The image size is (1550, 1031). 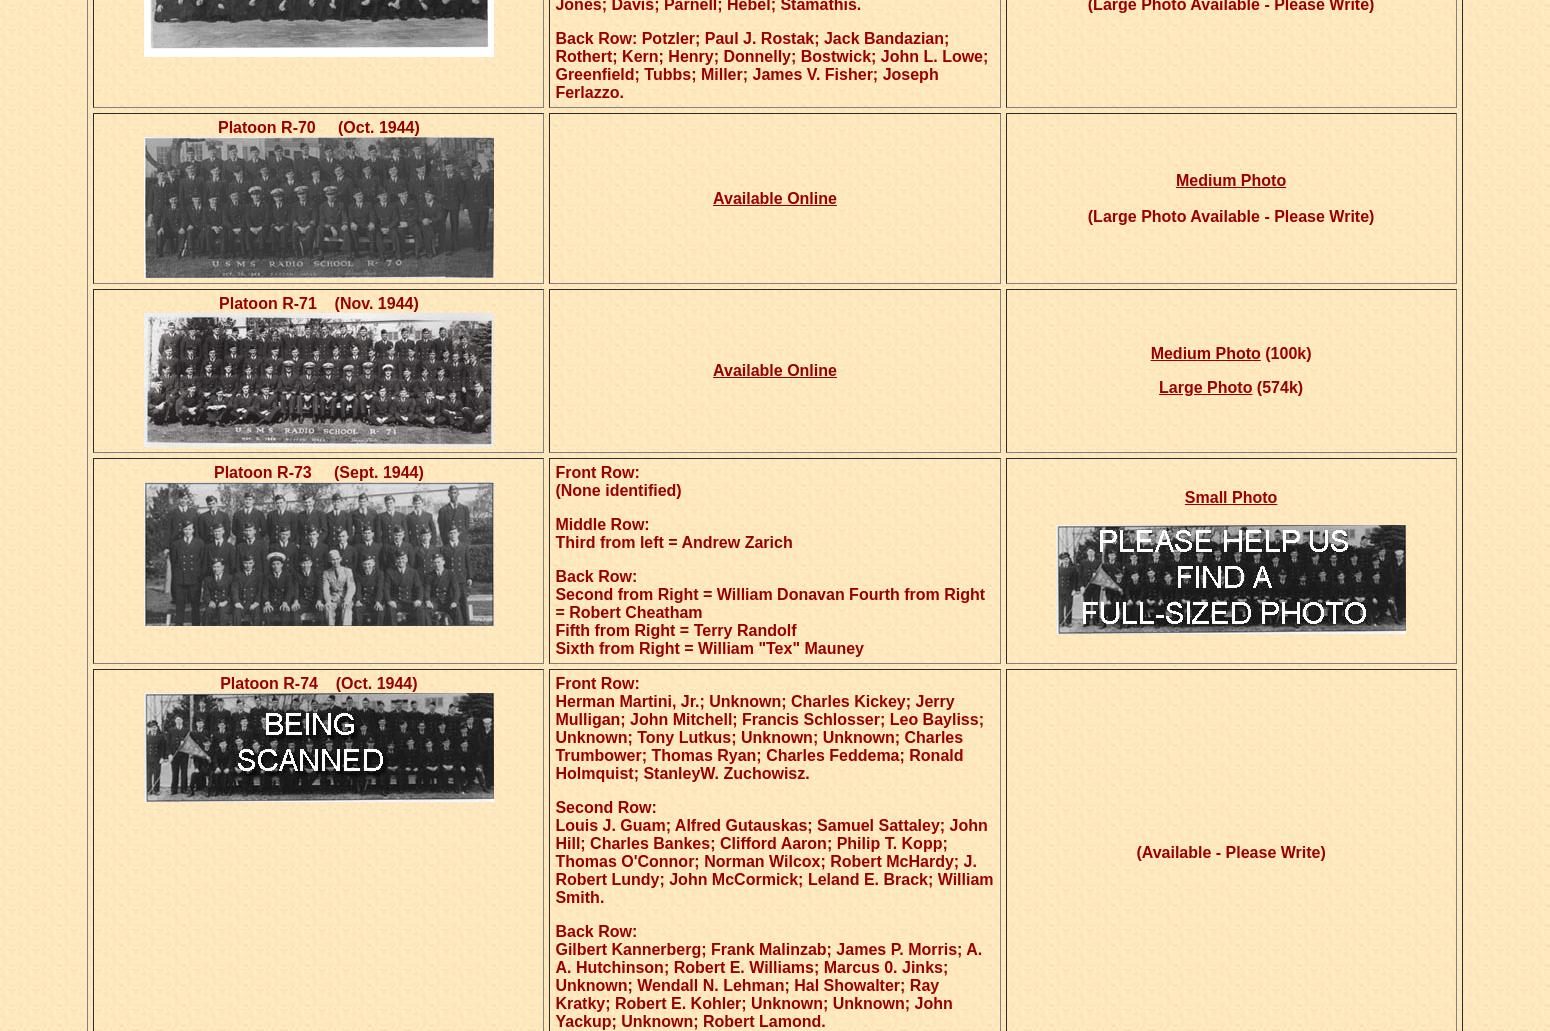 What do you see at coordinates (770, 602) in the screenshot?
I see `'Second from Right = William Donavan	Fourth from Right = Robert Cheatham'` at bounding box center [770, 602].